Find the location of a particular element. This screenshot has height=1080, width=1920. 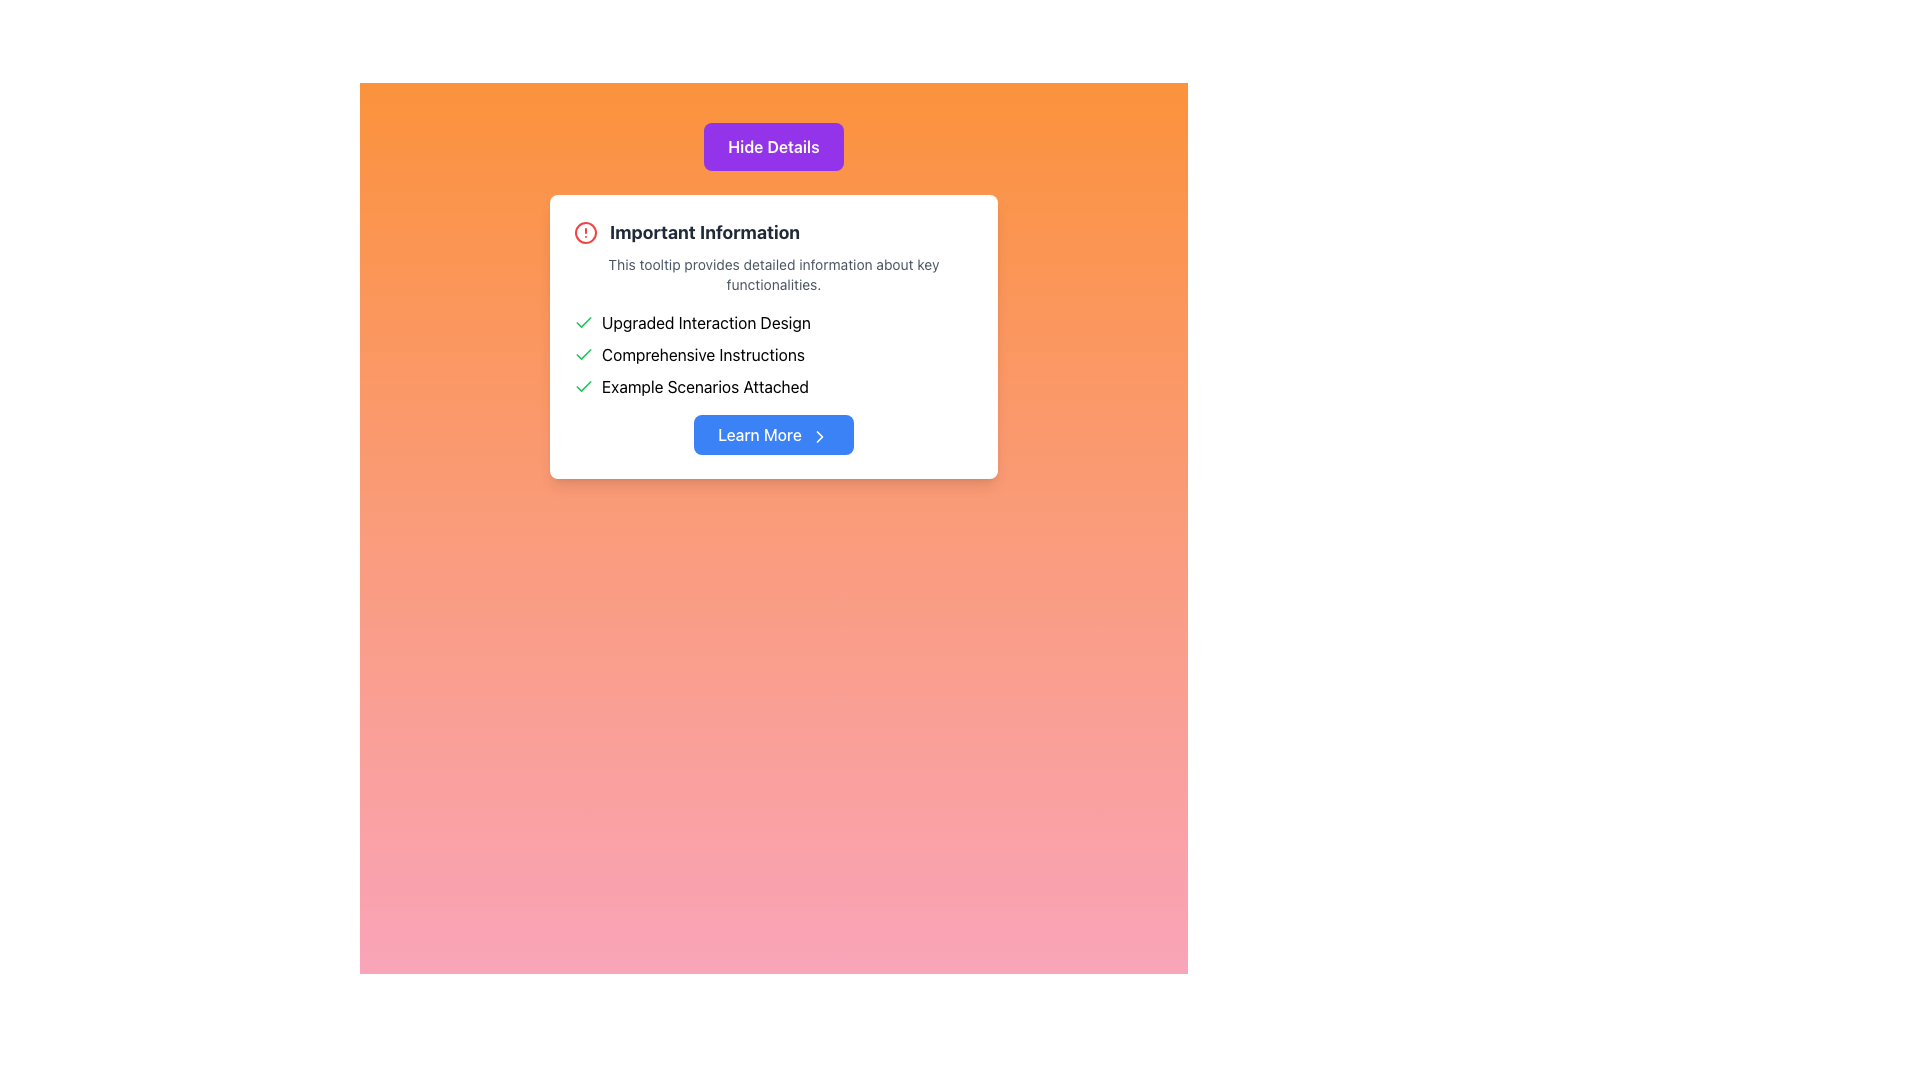

the warning icon that visually indicates the importance of the content titled 'Important Information', located next to the bold text is located at coordinates (584, 231).